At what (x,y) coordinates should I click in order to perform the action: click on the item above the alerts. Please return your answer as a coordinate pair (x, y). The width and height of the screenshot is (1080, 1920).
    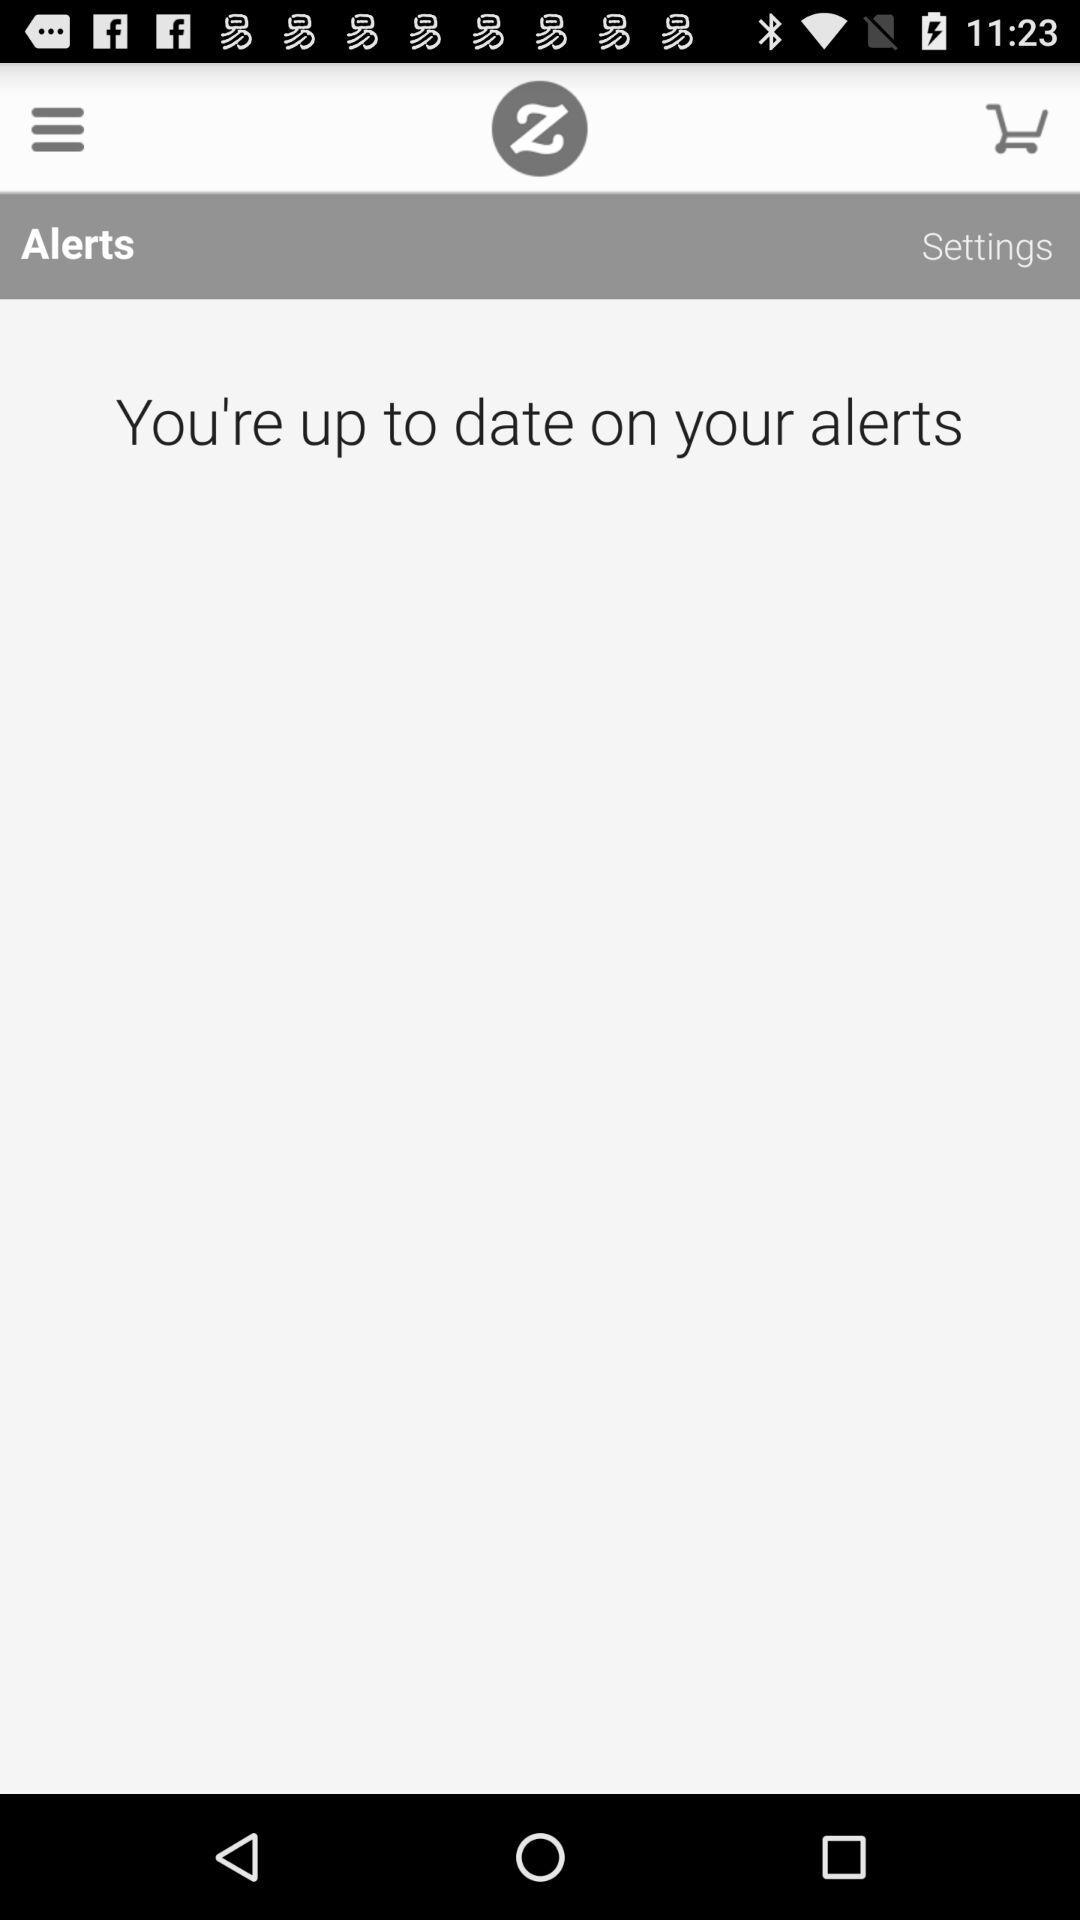
    Looking at the image, I should click on (56, 127).